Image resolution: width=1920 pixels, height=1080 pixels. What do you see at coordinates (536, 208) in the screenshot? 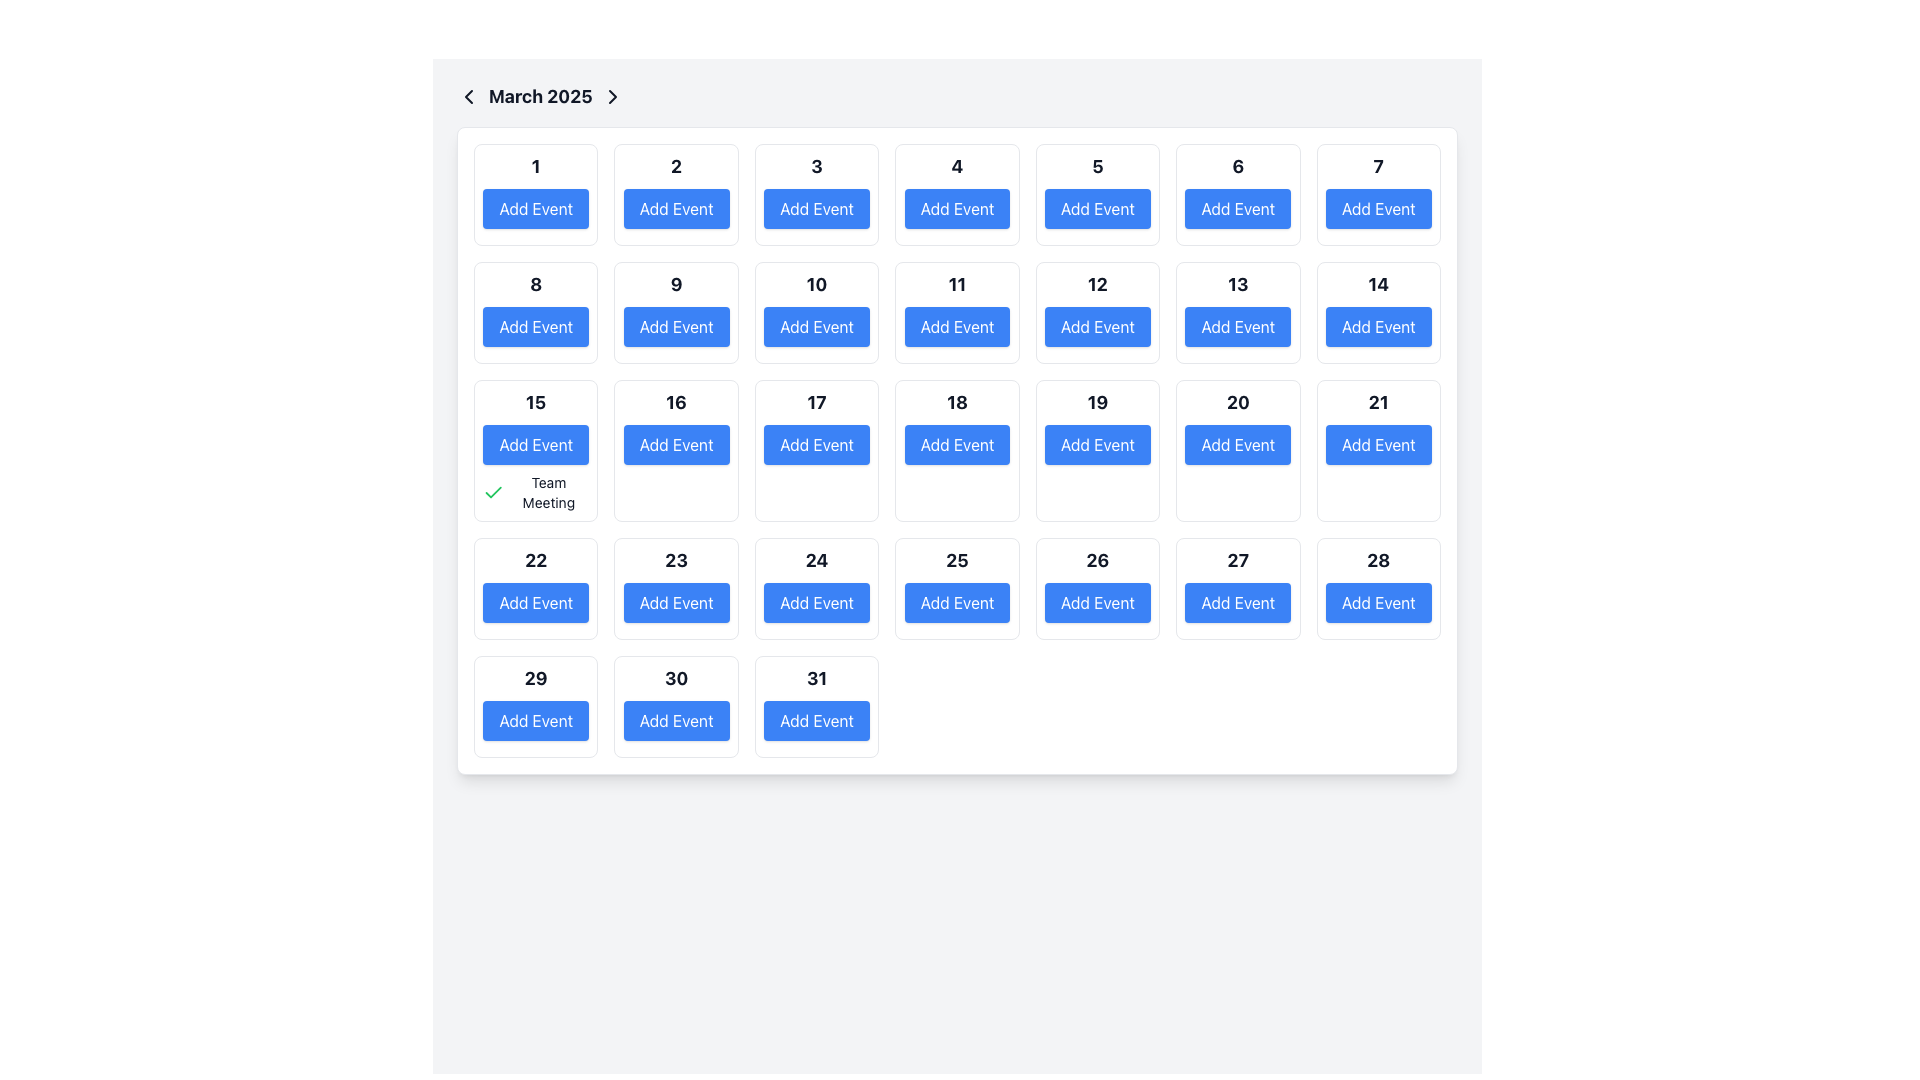
I see `the rectangular 'Add Event' button with a vibrant blue background and white text, located under the cell labeled '1' in the March 2025 calendar view, to trigger its hover effect` at bounding box center [536, 208].